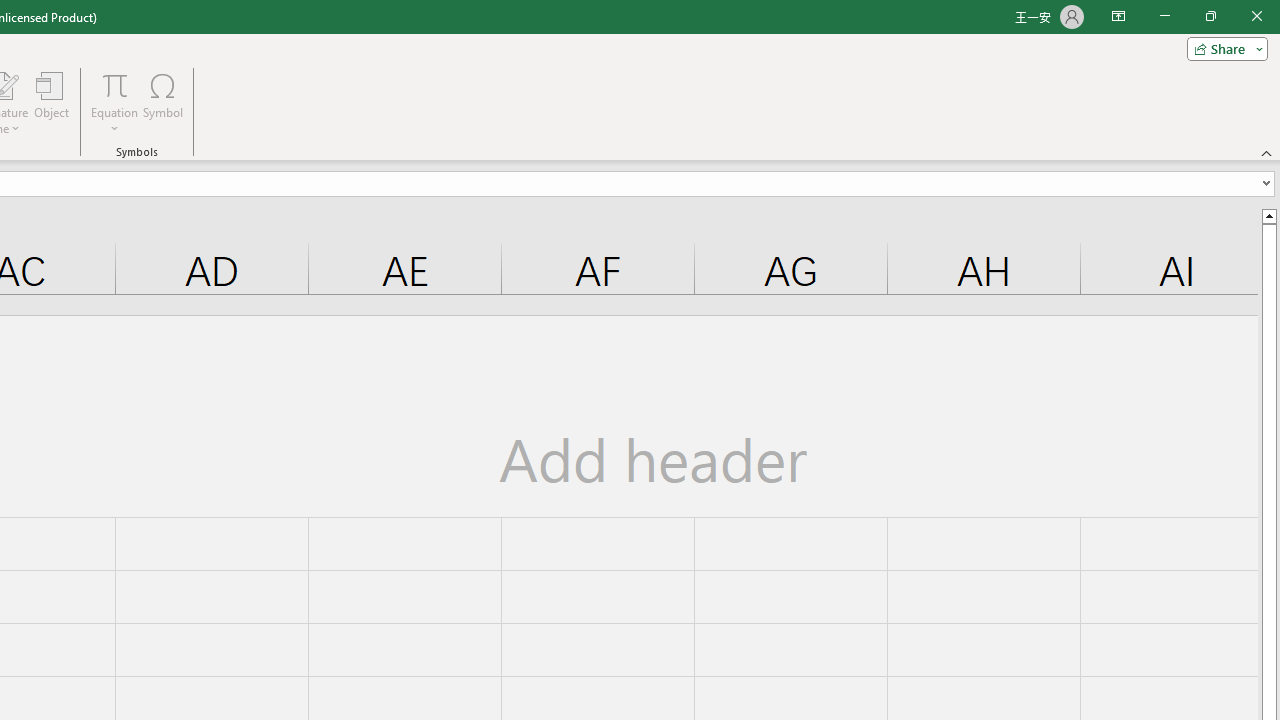  Describe the element at coordinates (163, 103) in the screenshot. I see `'Symbol...'` at that location.